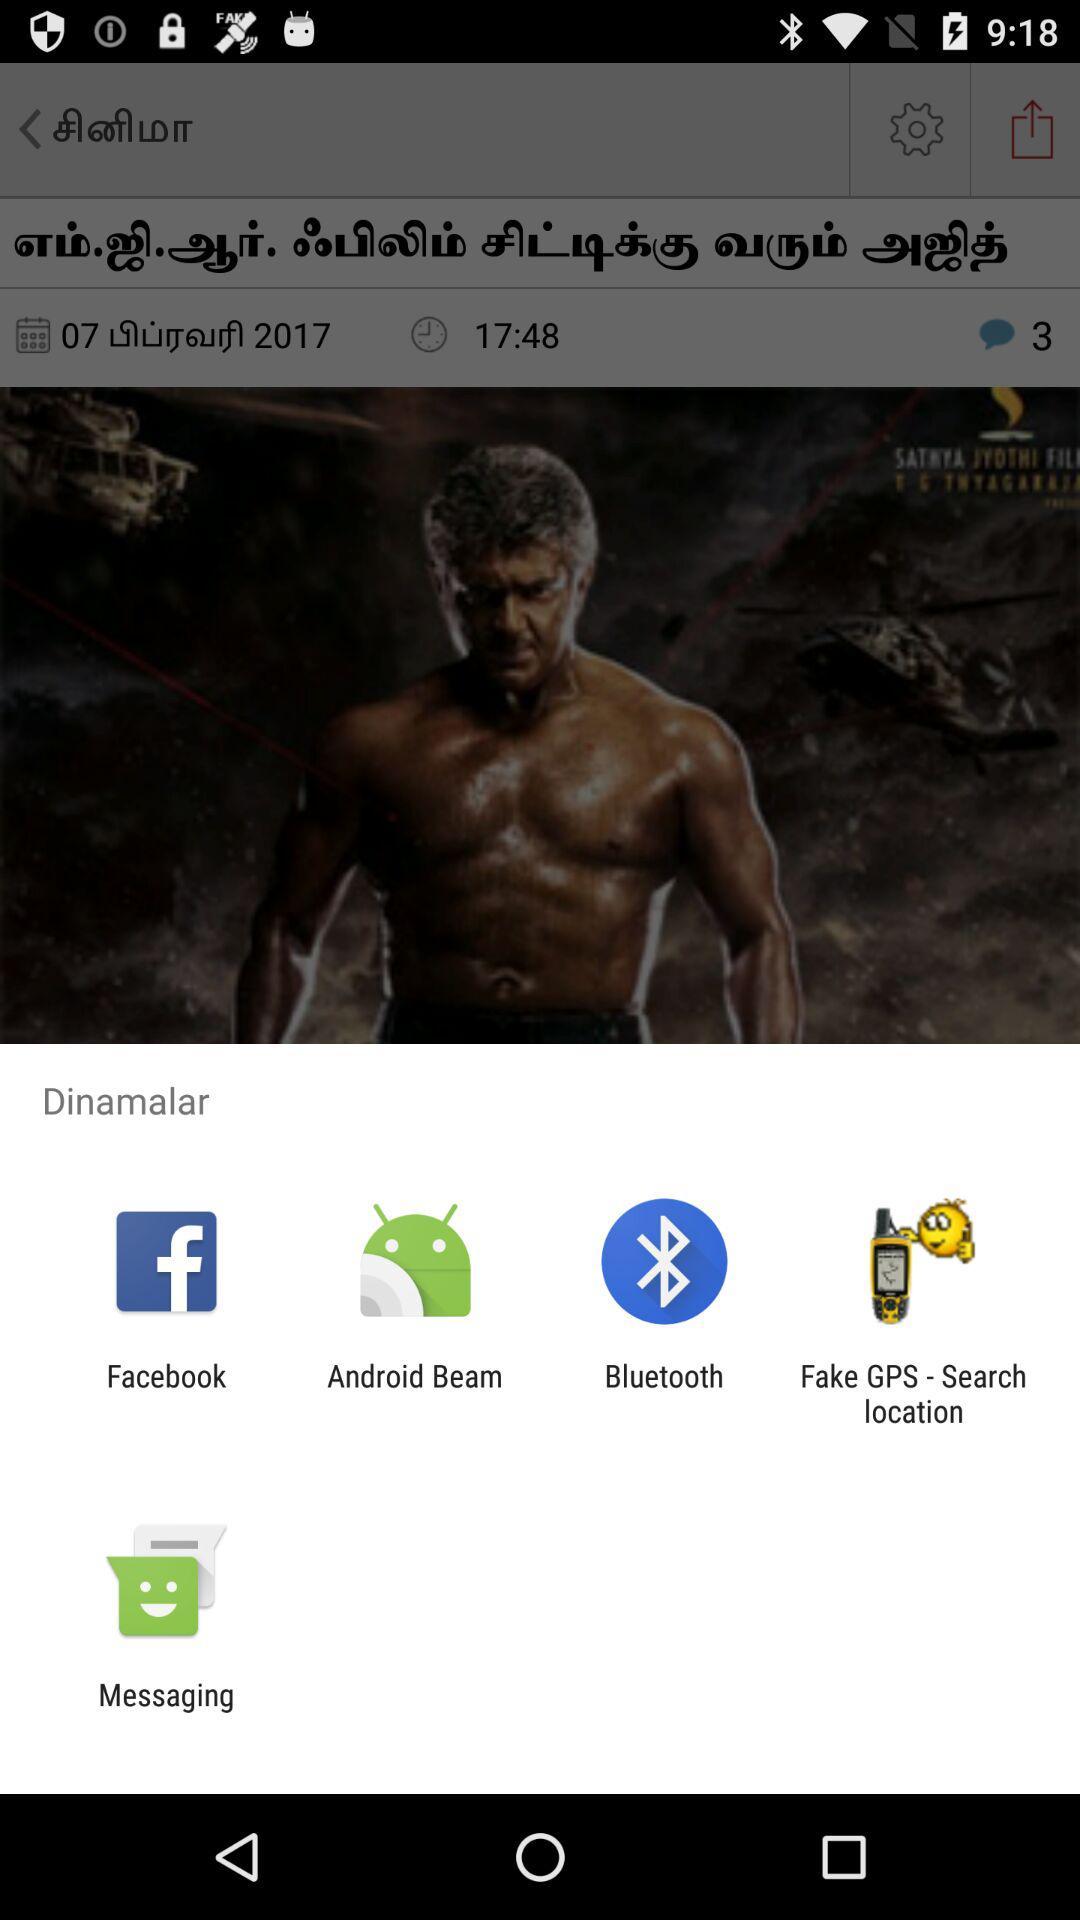 This screenshot has width=1080, height=1920. Describe the element at coordinates (414, 1392) in the screenshot. I see `the android beam` at that location.